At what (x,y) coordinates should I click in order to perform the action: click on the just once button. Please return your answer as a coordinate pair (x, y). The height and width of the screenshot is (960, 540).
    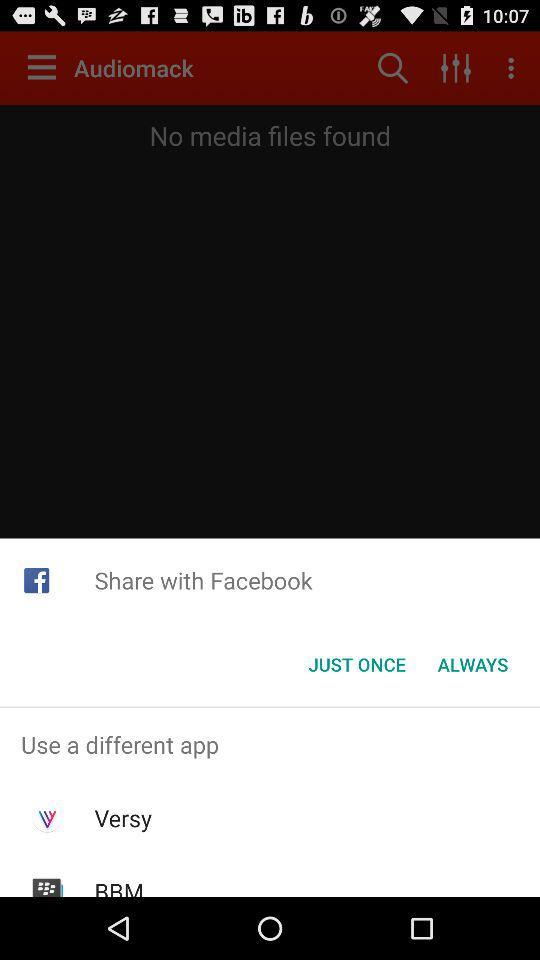
    Looking at the image, I should click on (356, 664).